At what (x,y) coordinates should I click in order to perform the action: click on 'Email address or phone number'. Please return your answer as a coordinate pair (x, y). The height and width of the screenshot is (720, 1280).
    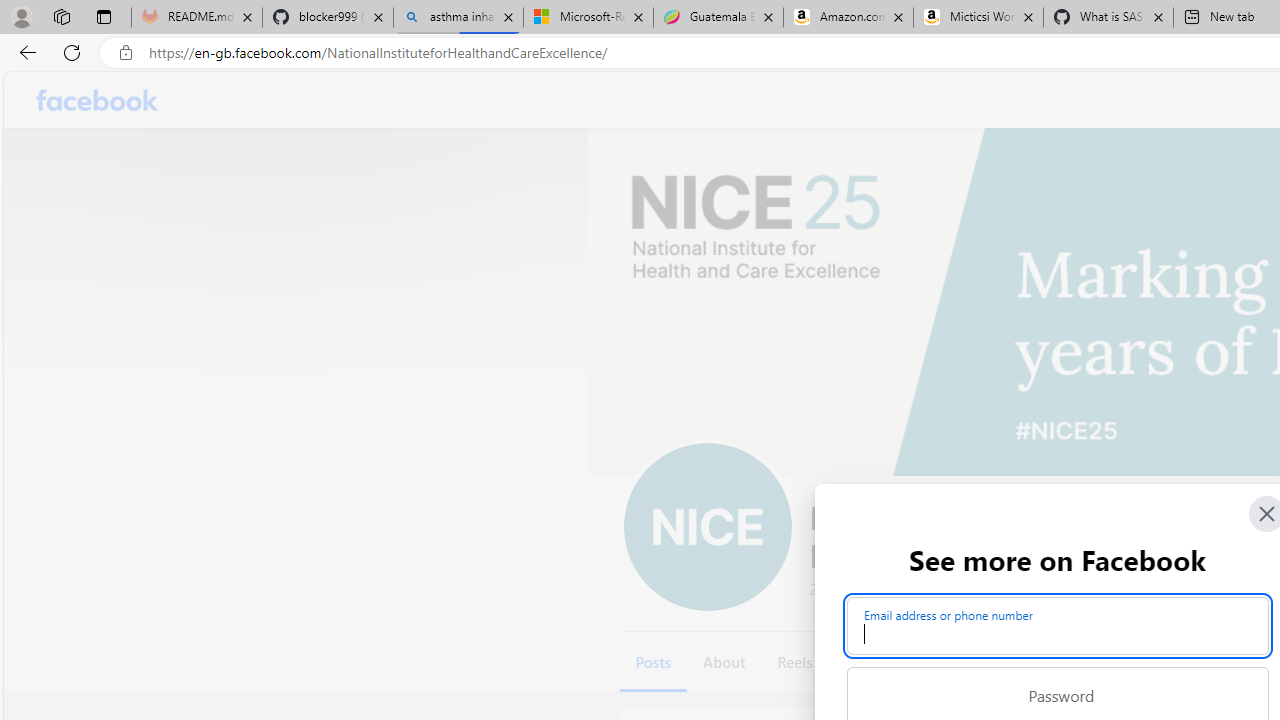
    Looking at the image, I should click on (1056, 625).